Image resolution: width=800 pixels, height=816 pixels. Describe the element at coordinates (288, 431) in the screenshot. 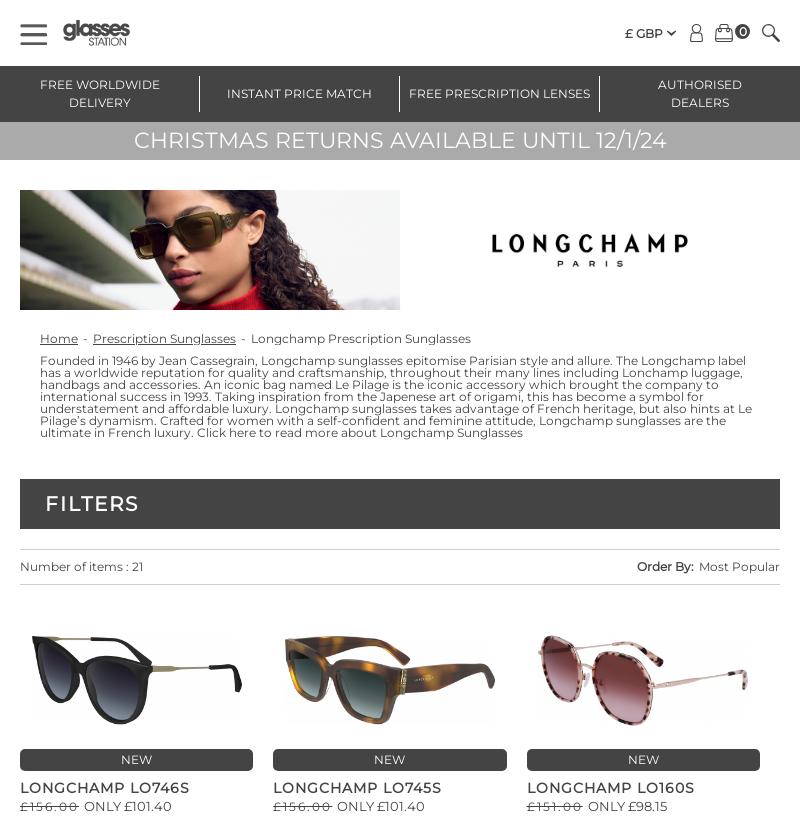

I see `'Click here to read more about'` at that location.